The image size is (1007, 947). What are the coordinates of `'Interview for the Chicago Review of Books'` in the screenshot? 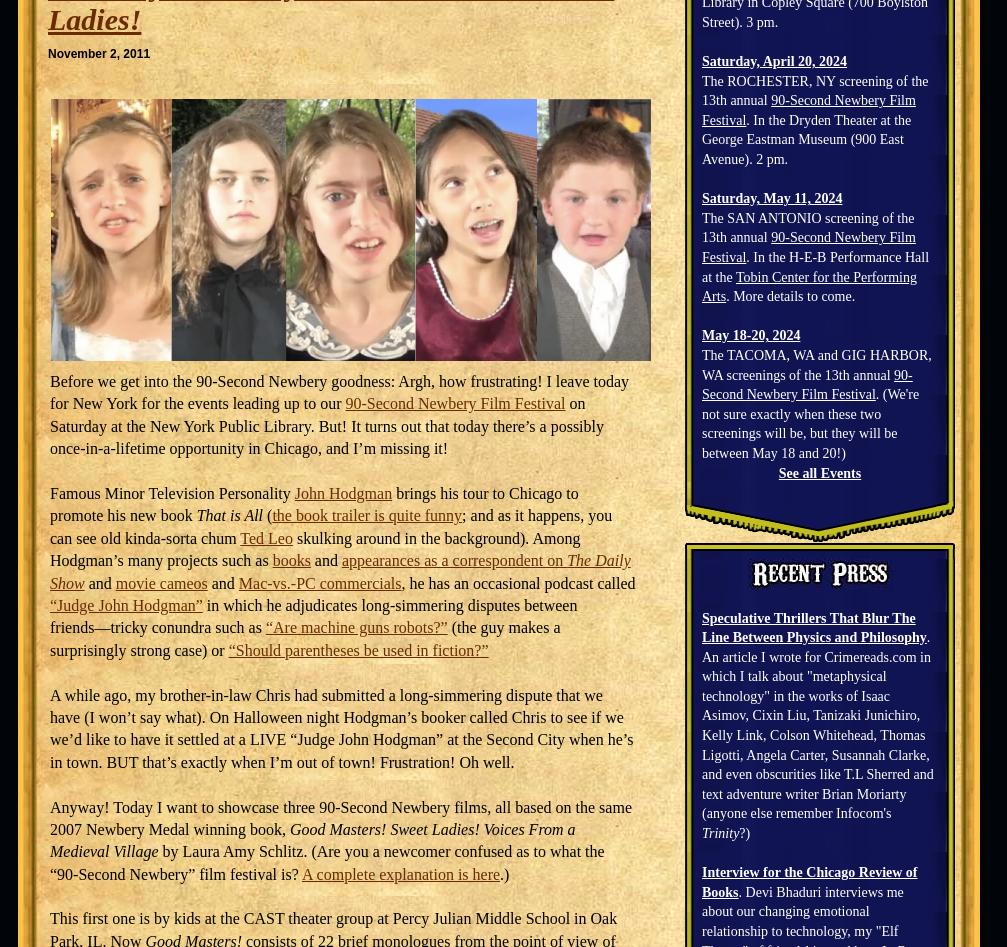 It's located at (700, 881).